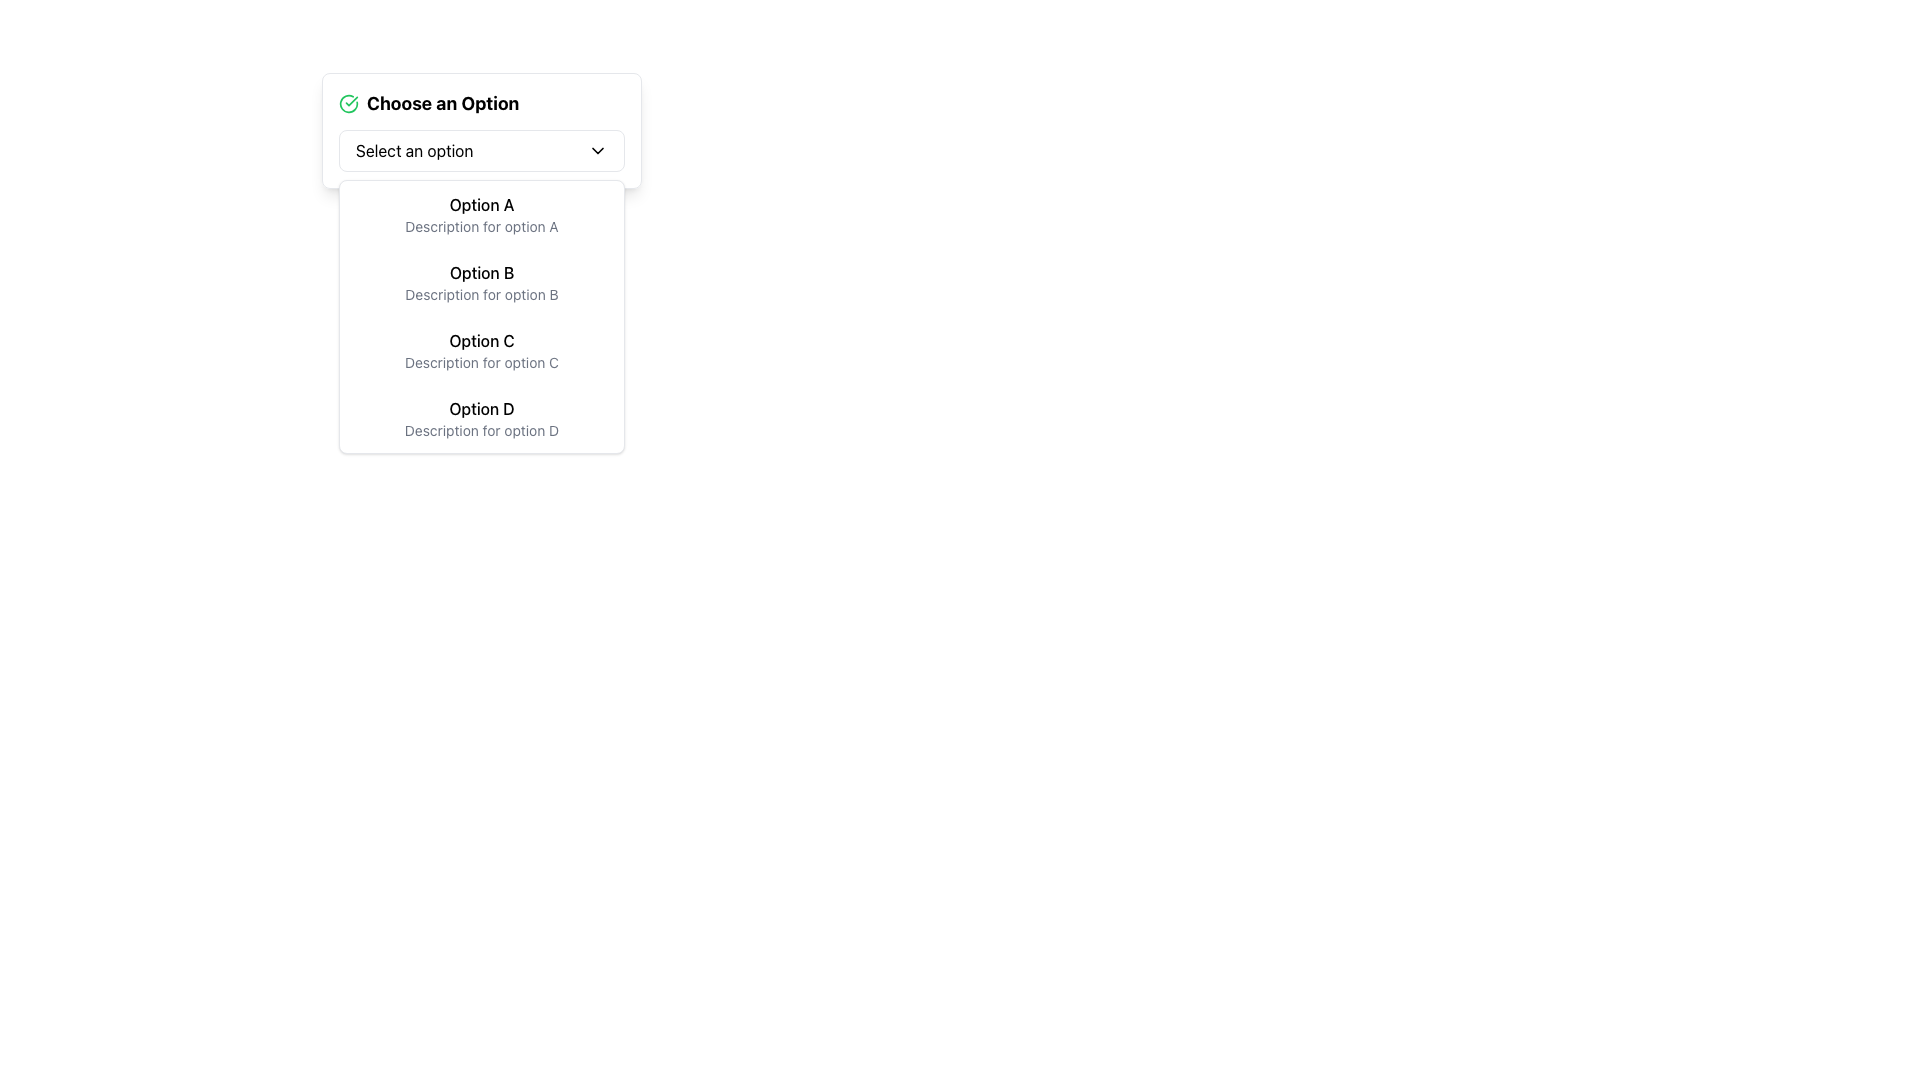 Image resolution: width=1920 pixels, height=1080 pixels. What do you see at coordinates (481, 430) in the screenshot?
I see `the text element displaying 'Description for option D', which is located directly below the 'Option D' label in a dropdown menu` at bounding box center [481, 430].